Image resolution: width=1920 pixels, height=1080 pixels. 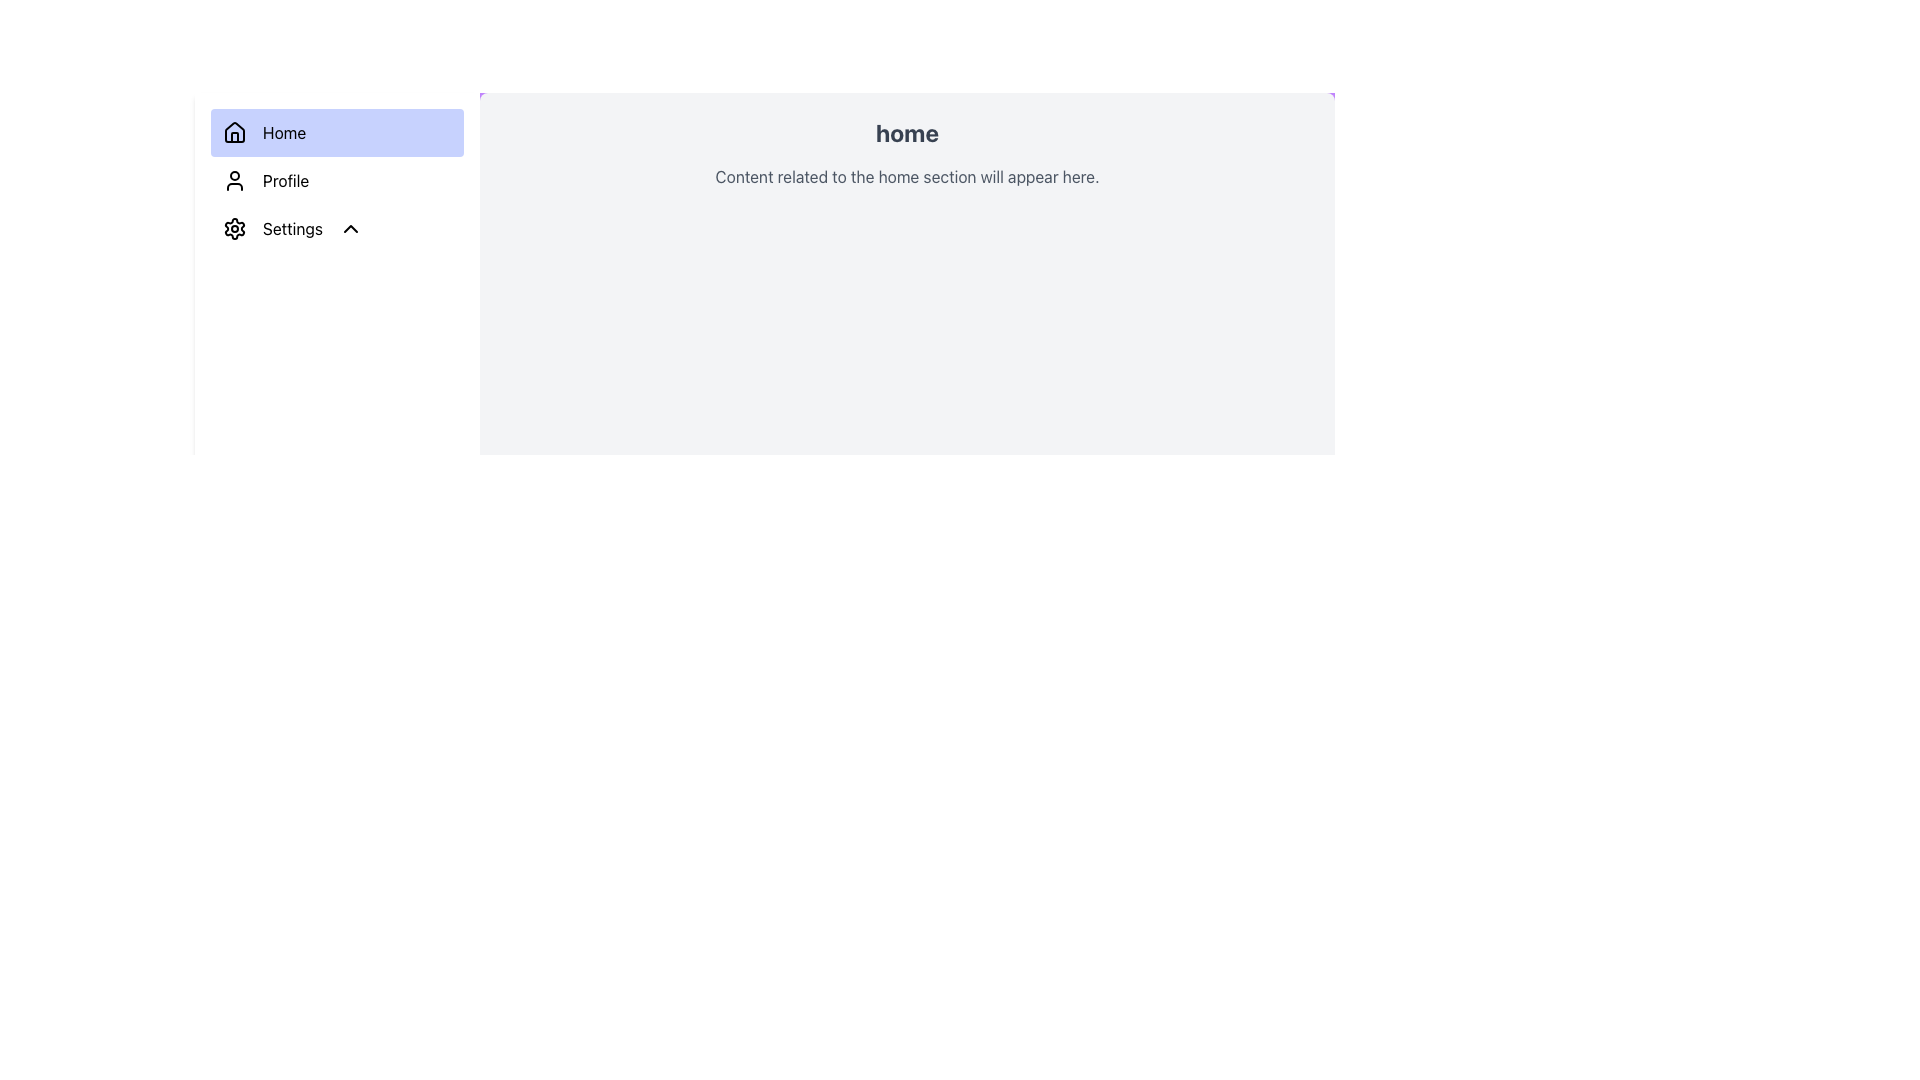 What do you see at coordinates (337, 132) in the screenshot?
I see `the 'Home' button with a light indigo background and house icon` at bounding box center [337, 132].